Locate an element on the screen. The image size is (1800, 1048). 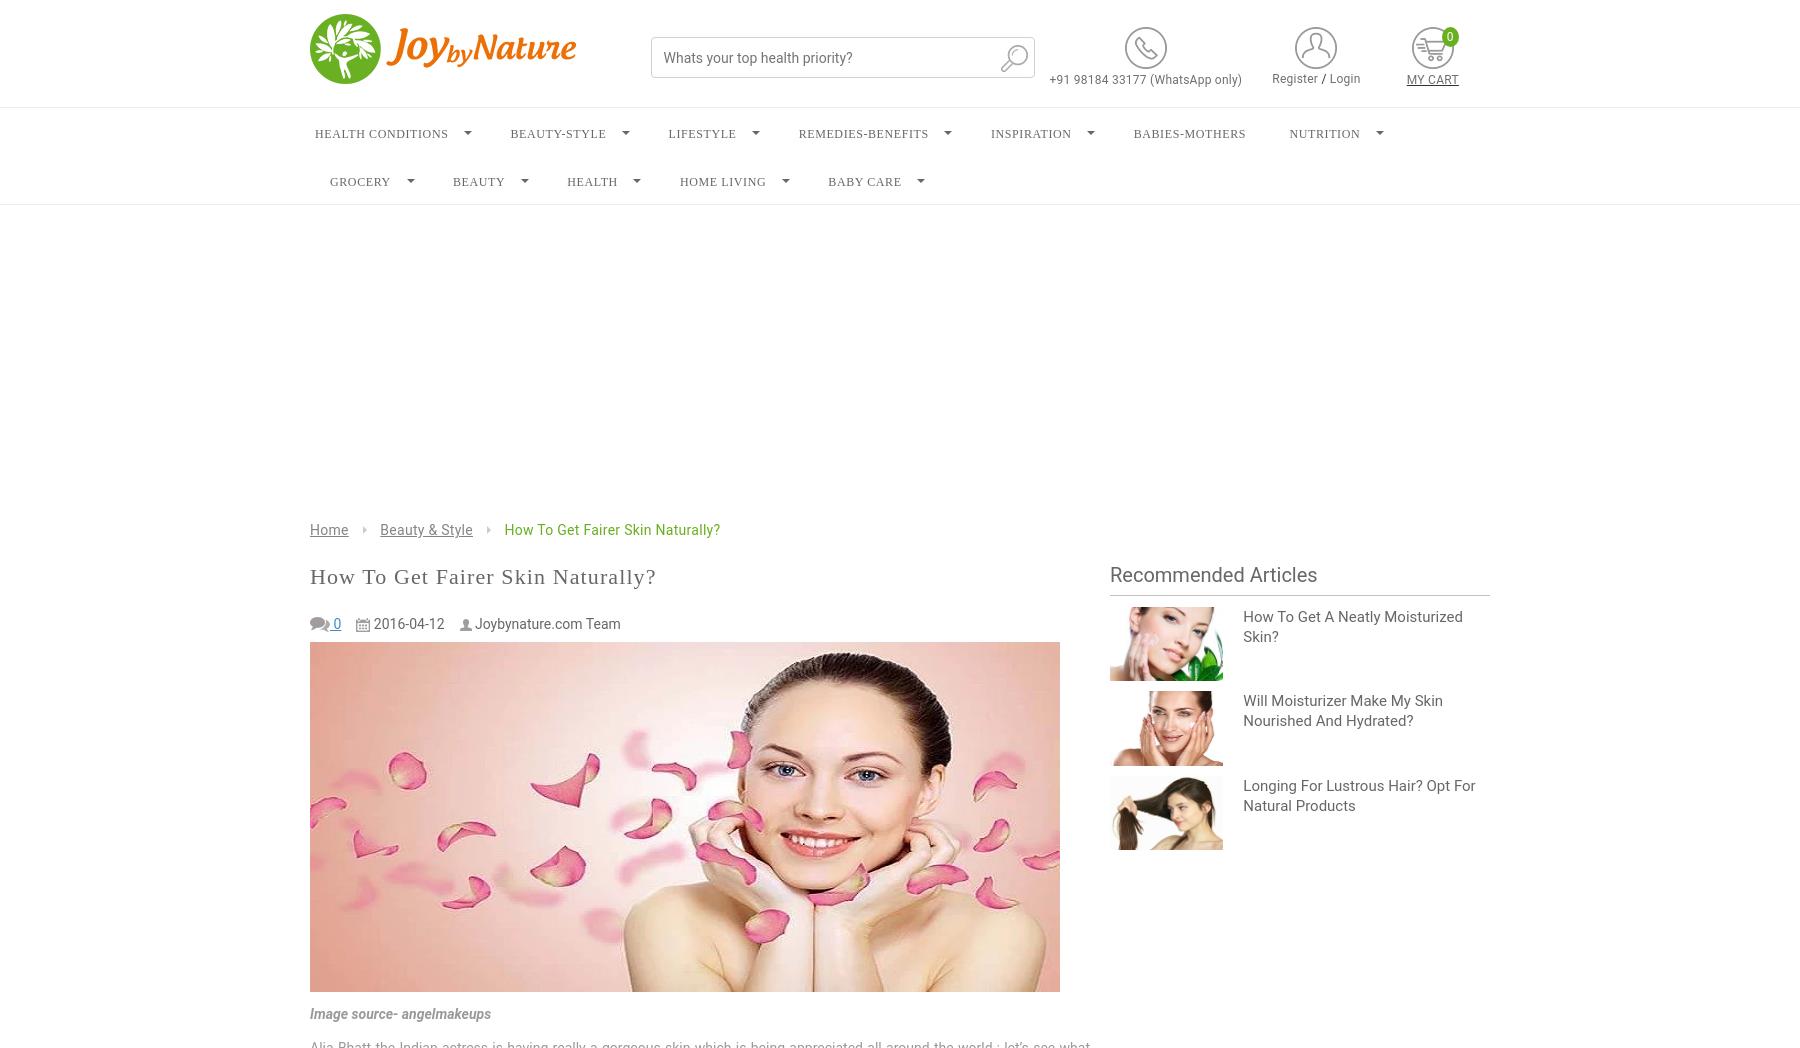
'Longing For Lustrous Hair? Opt For Natural Products' is located at coordinates (1358, 794).